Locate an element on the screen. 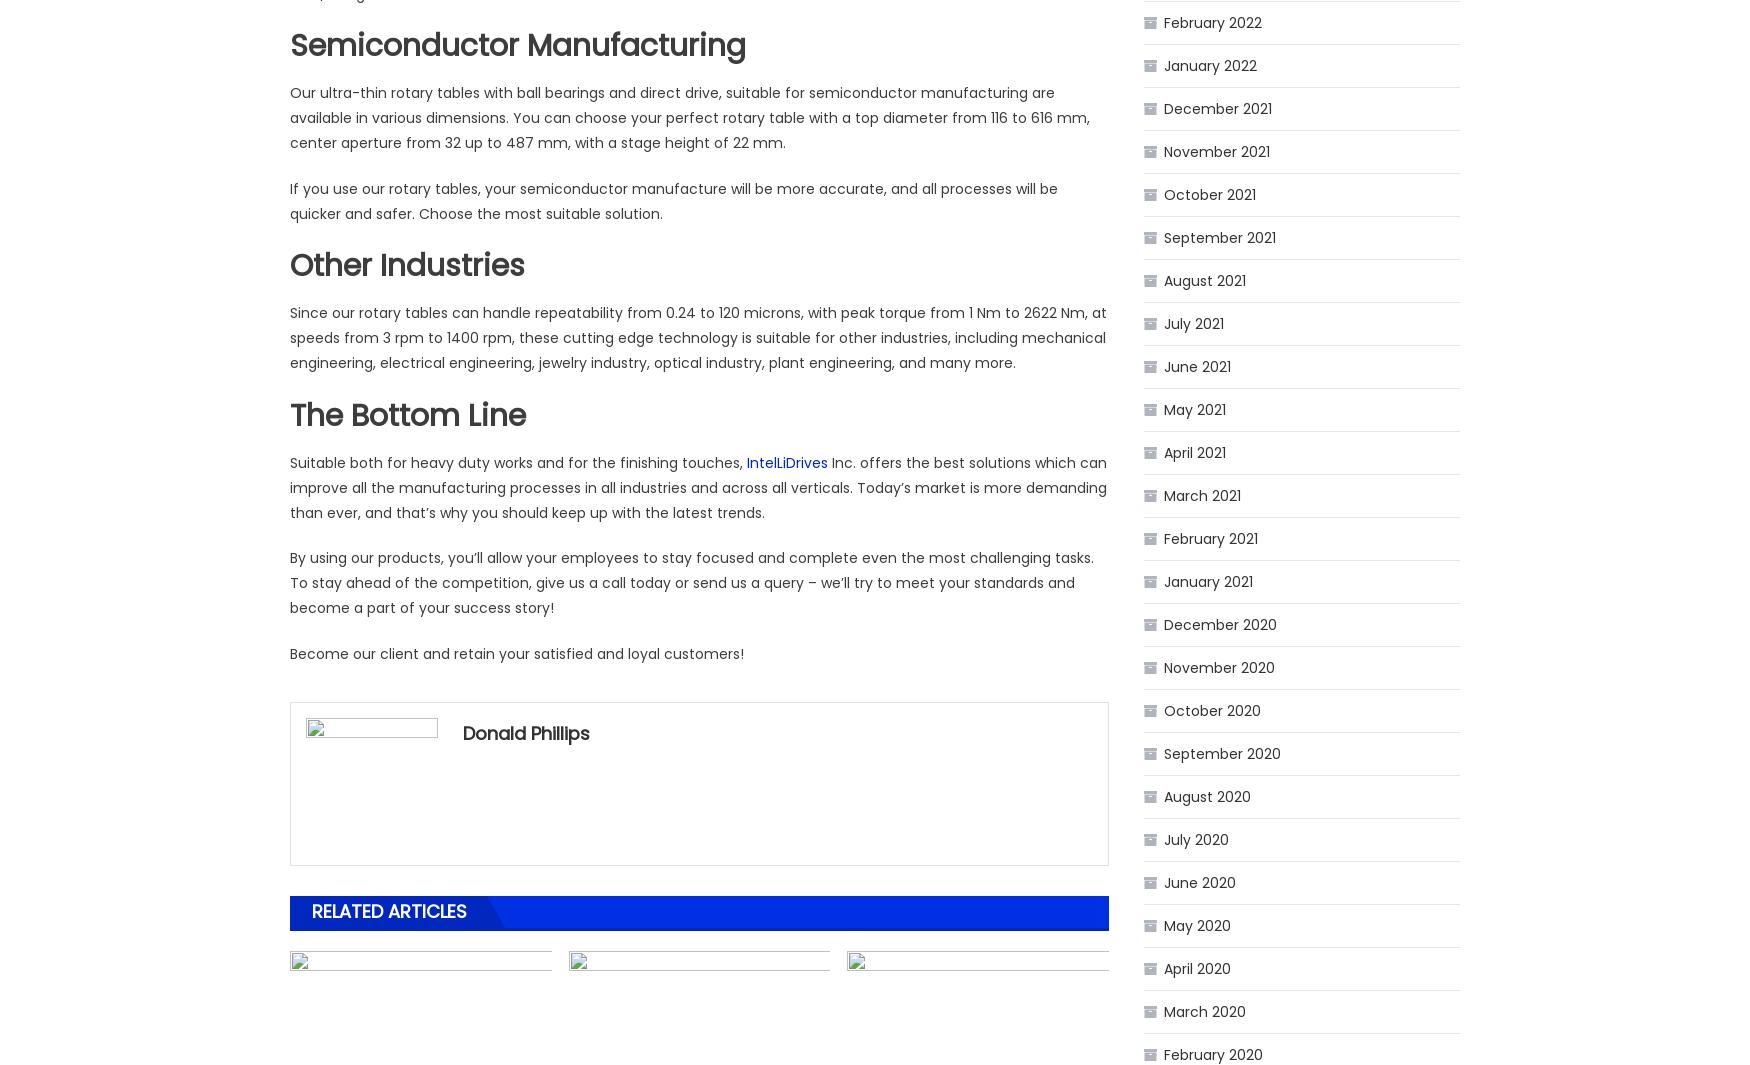 This screenshot has height=1065, width=1750. 'October 2020' is located at coordinates (1212, 710).